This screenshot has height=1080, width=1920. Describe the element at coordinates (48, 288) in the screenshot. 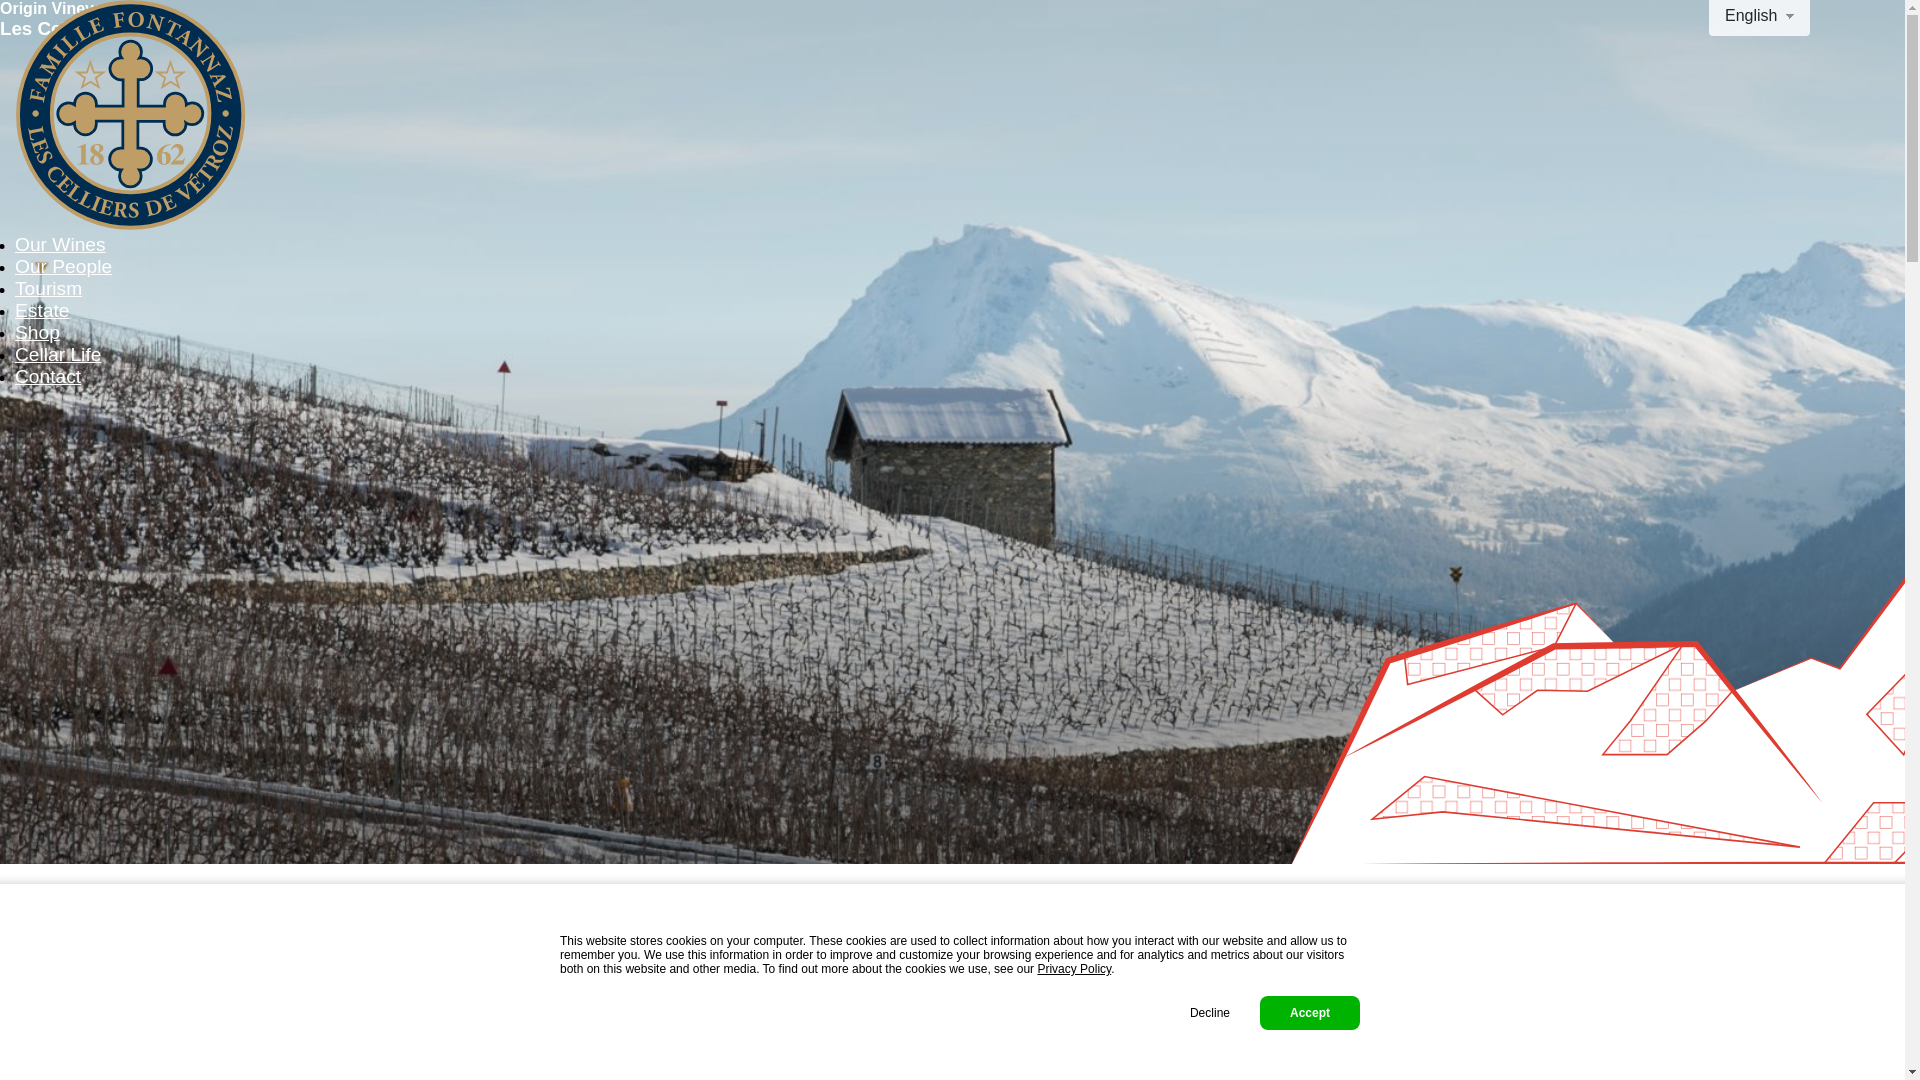

I see `'Tourism'` at that location.